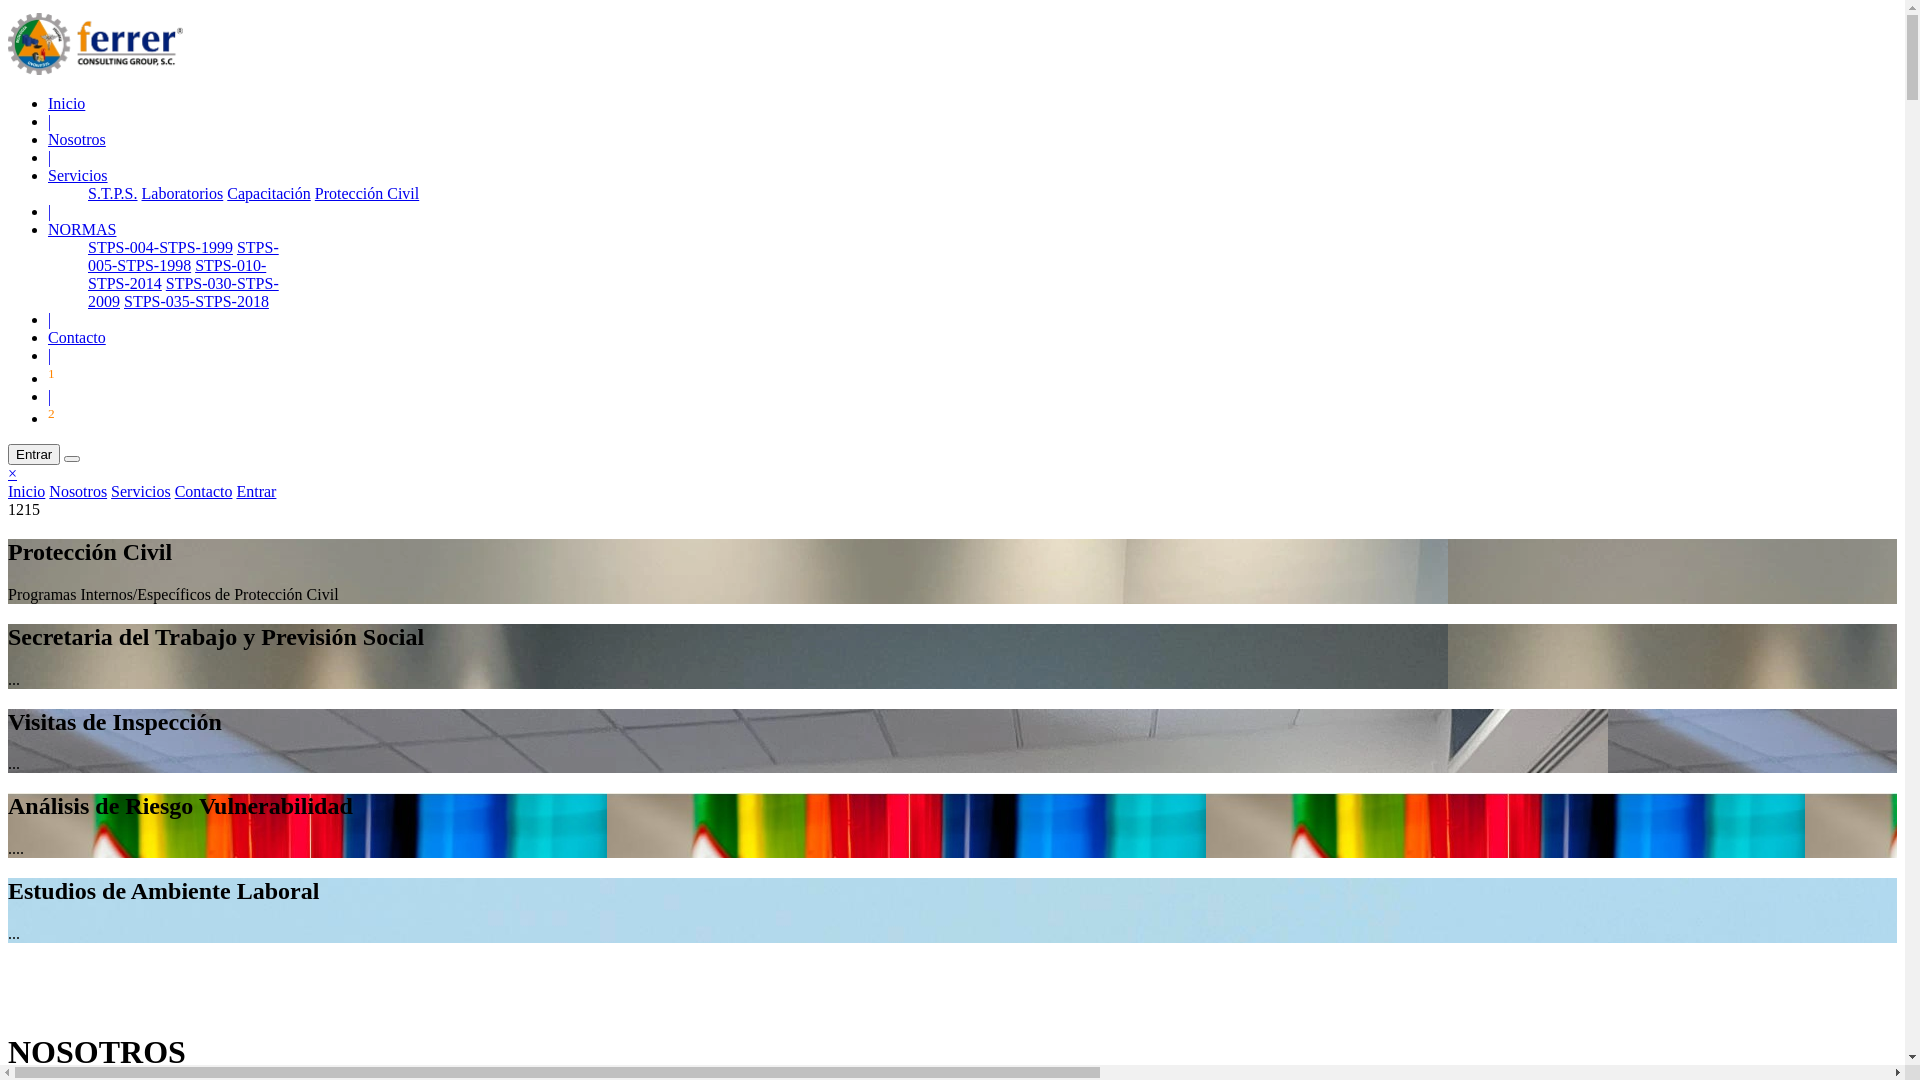  What do you see at coordinates (182, 193) in the screenshot?
I see `'Laboratorios'` at bounding box center [182, 193].